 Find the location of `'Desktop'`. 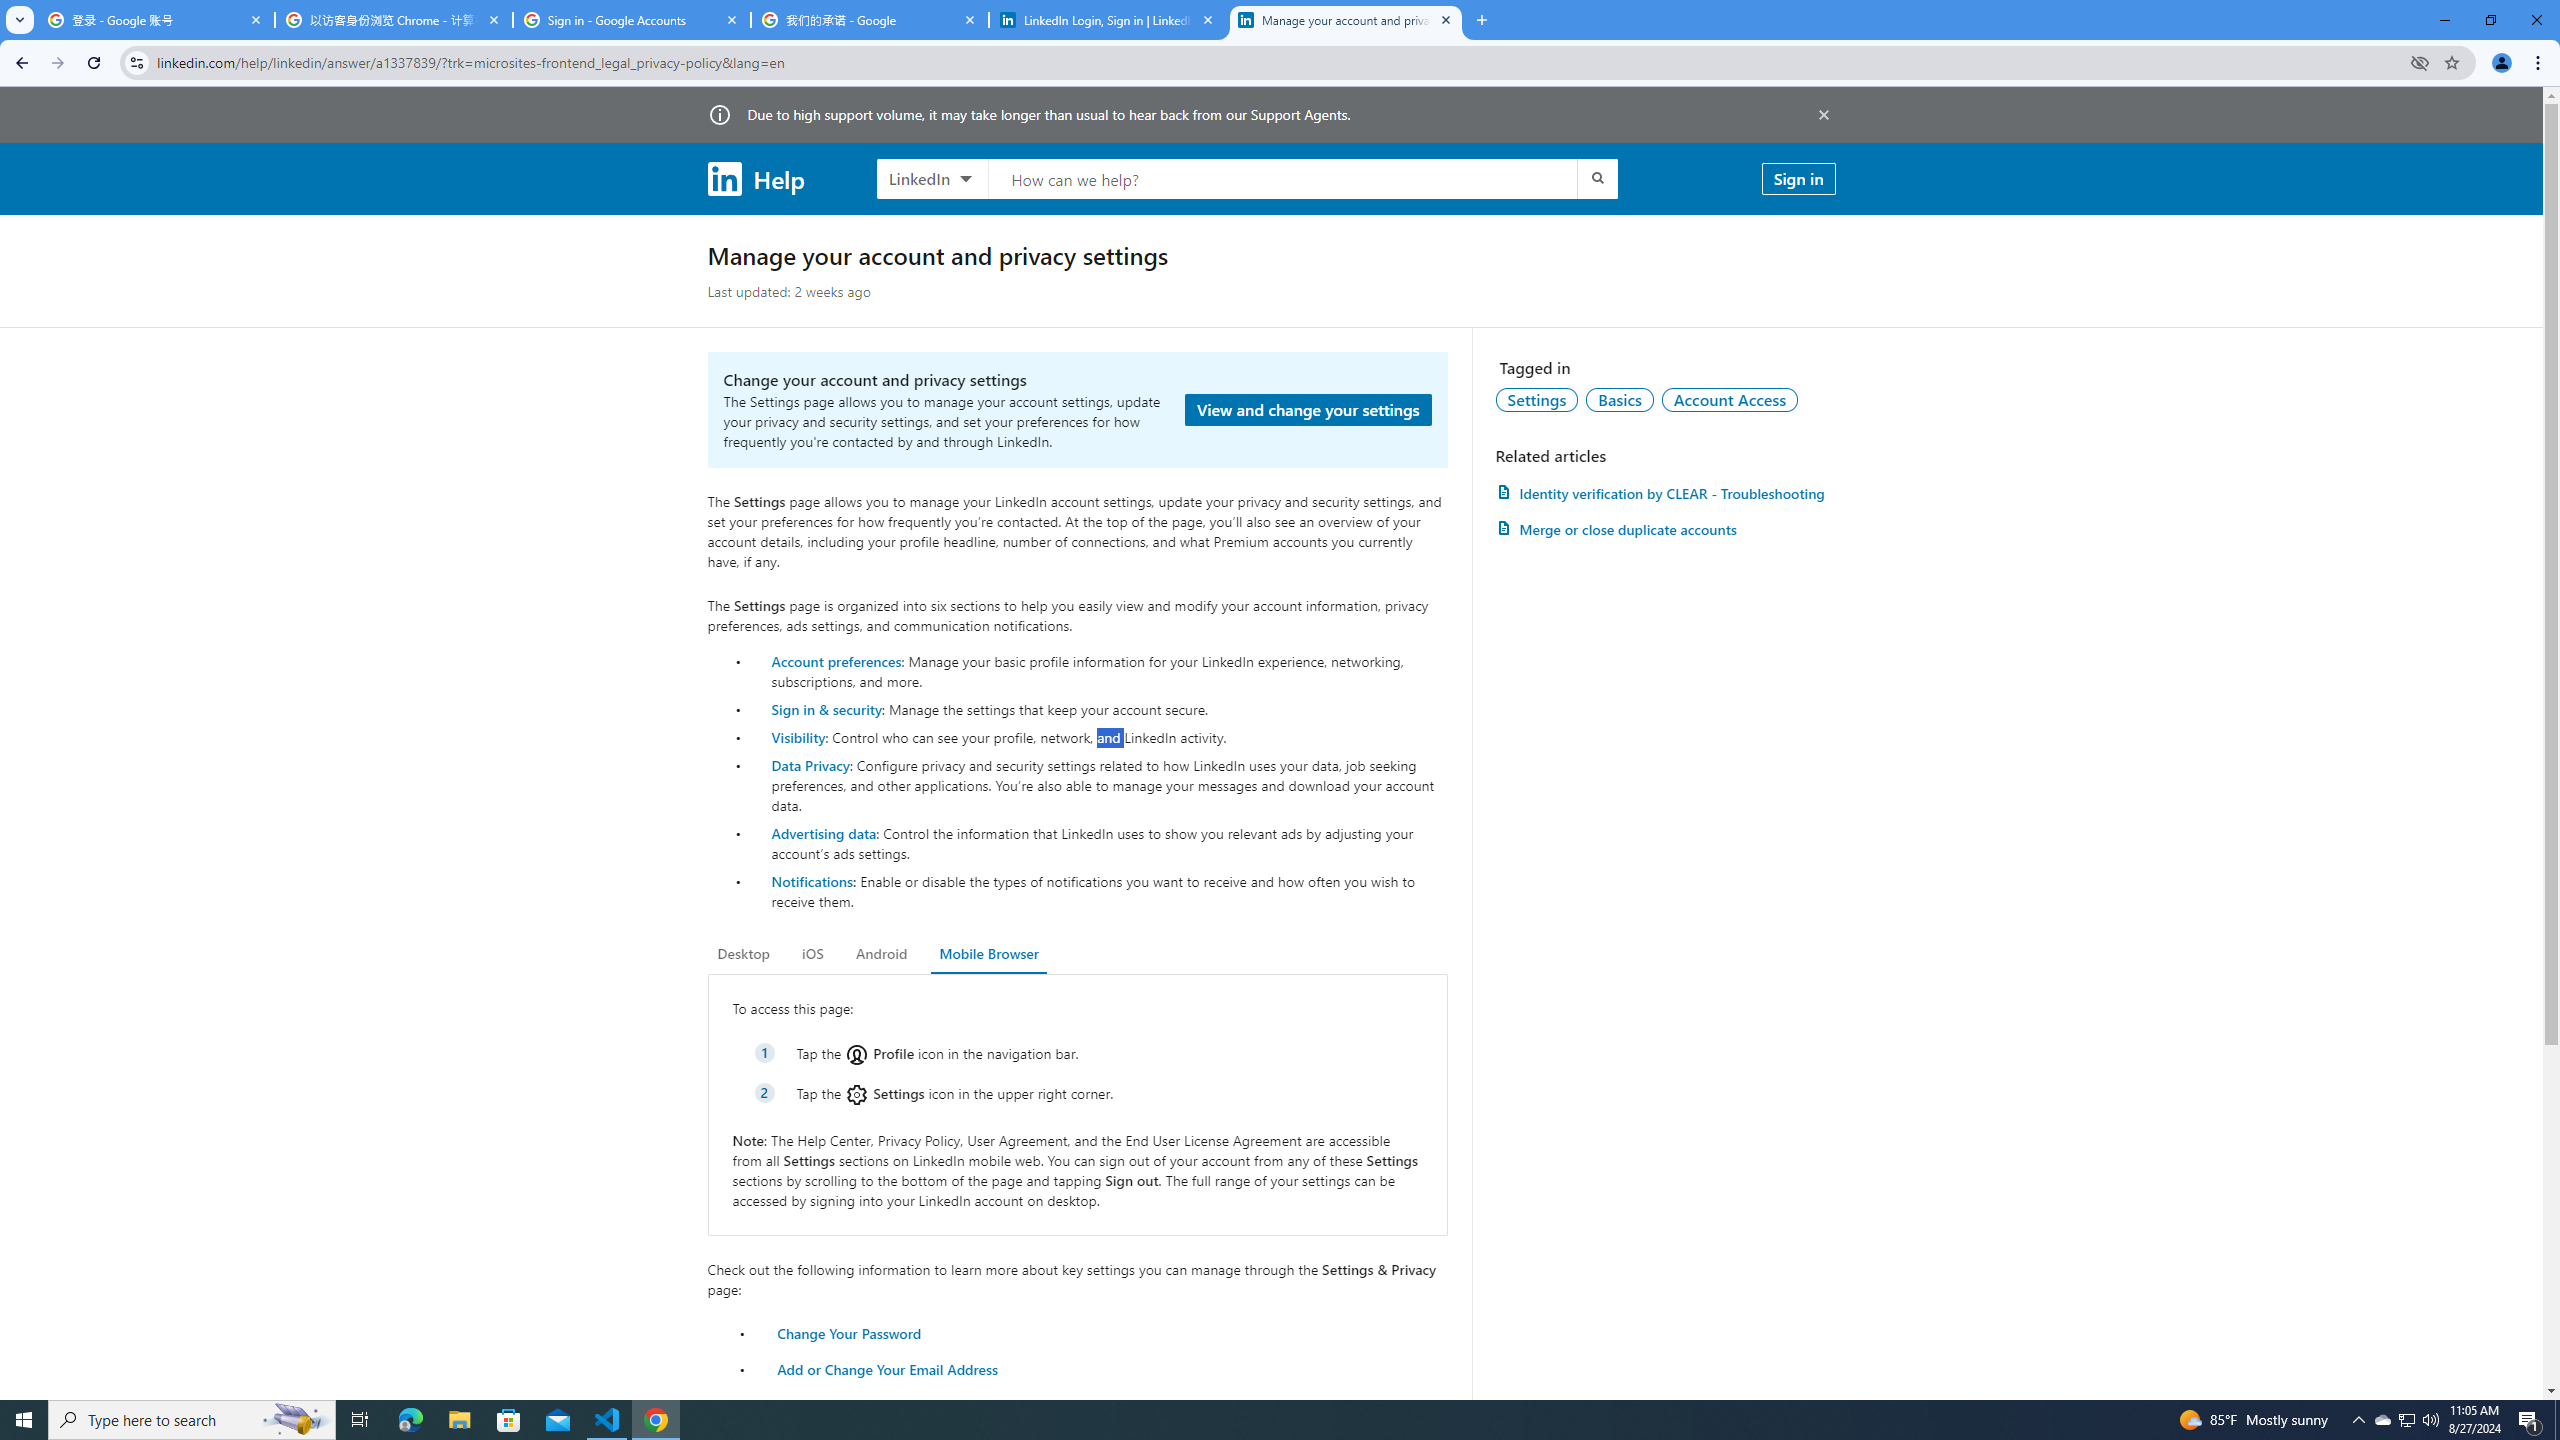

'Desktop' is located at coordinates (742, 953).